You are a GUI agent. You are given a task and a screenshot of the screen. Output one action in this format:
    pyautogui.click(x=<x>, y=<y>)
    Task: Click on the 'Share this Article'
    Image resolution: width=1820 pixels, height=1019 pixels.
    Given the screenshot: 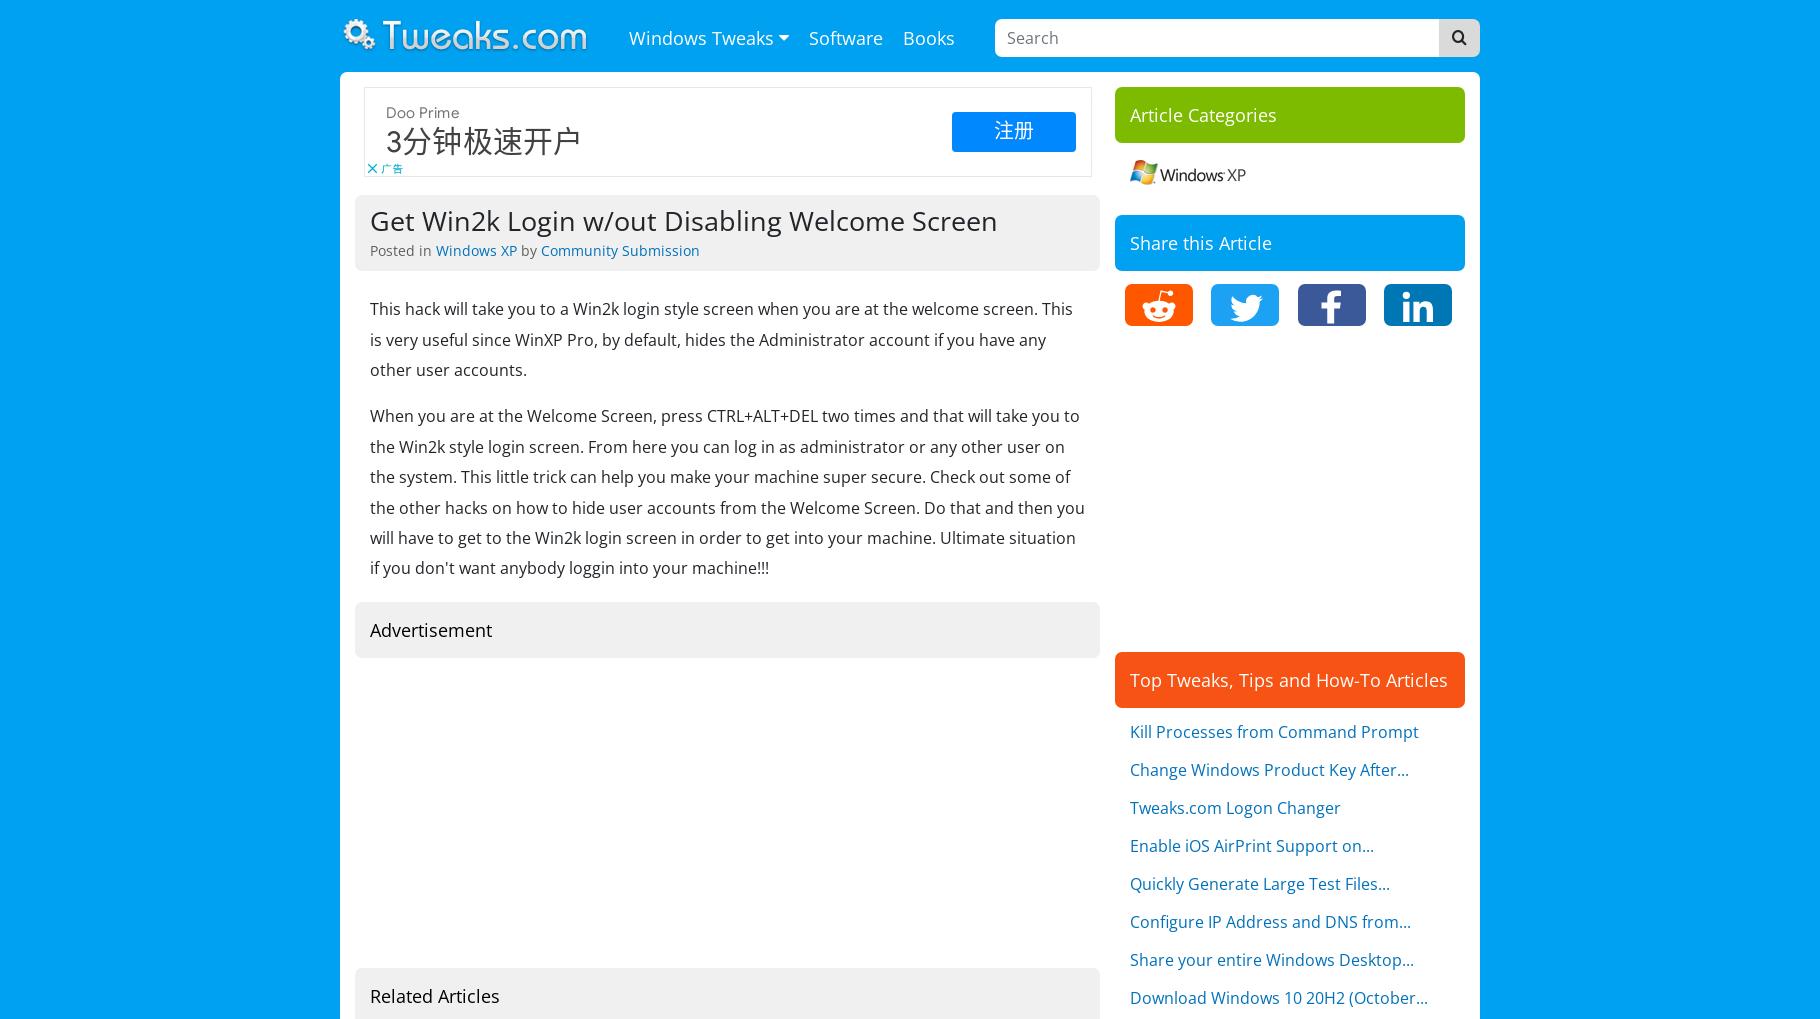 What is the action you would take?
    pyautogui.click(x=1201, y=242)
    